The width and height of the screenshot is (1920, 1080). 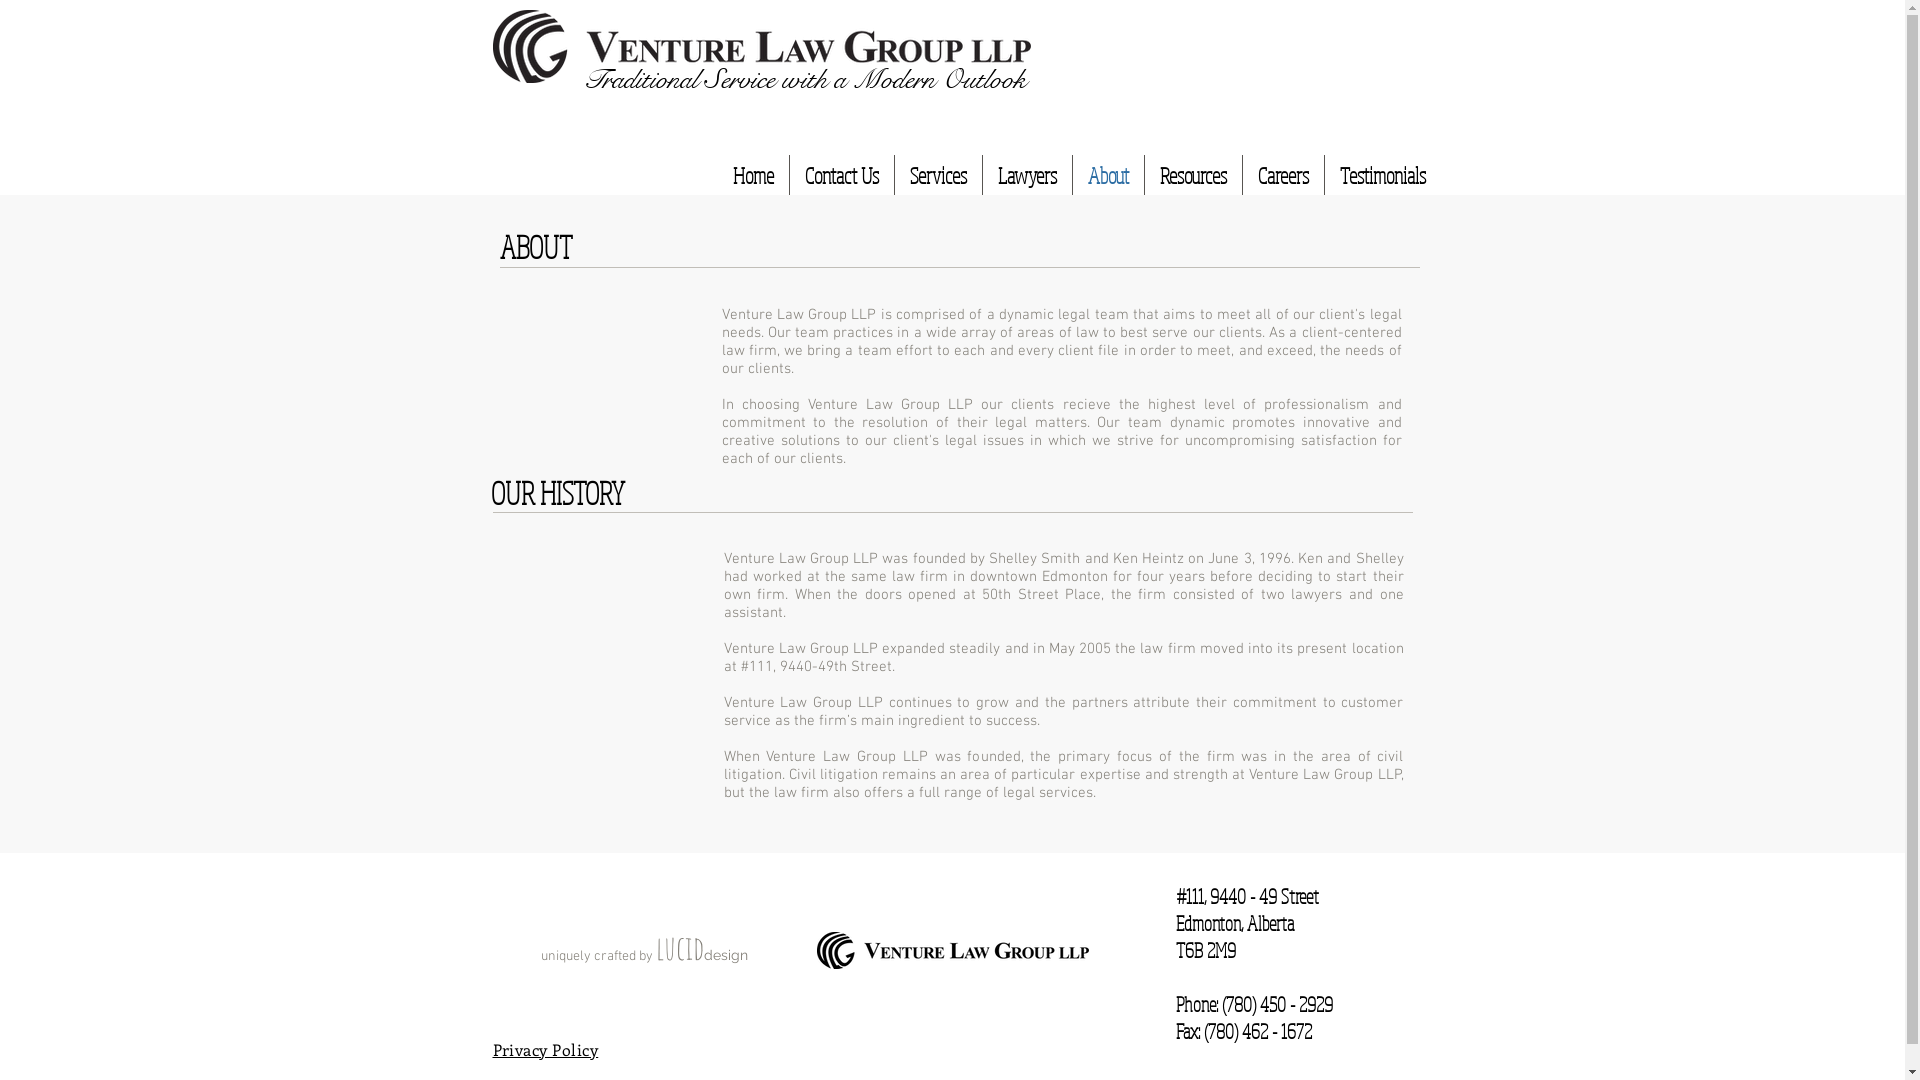 What do you see at coordinates (803, 75) in the screenshot?
I see `'Traditional Service with a Modern Outlook'` at bounding box center [803, 75].